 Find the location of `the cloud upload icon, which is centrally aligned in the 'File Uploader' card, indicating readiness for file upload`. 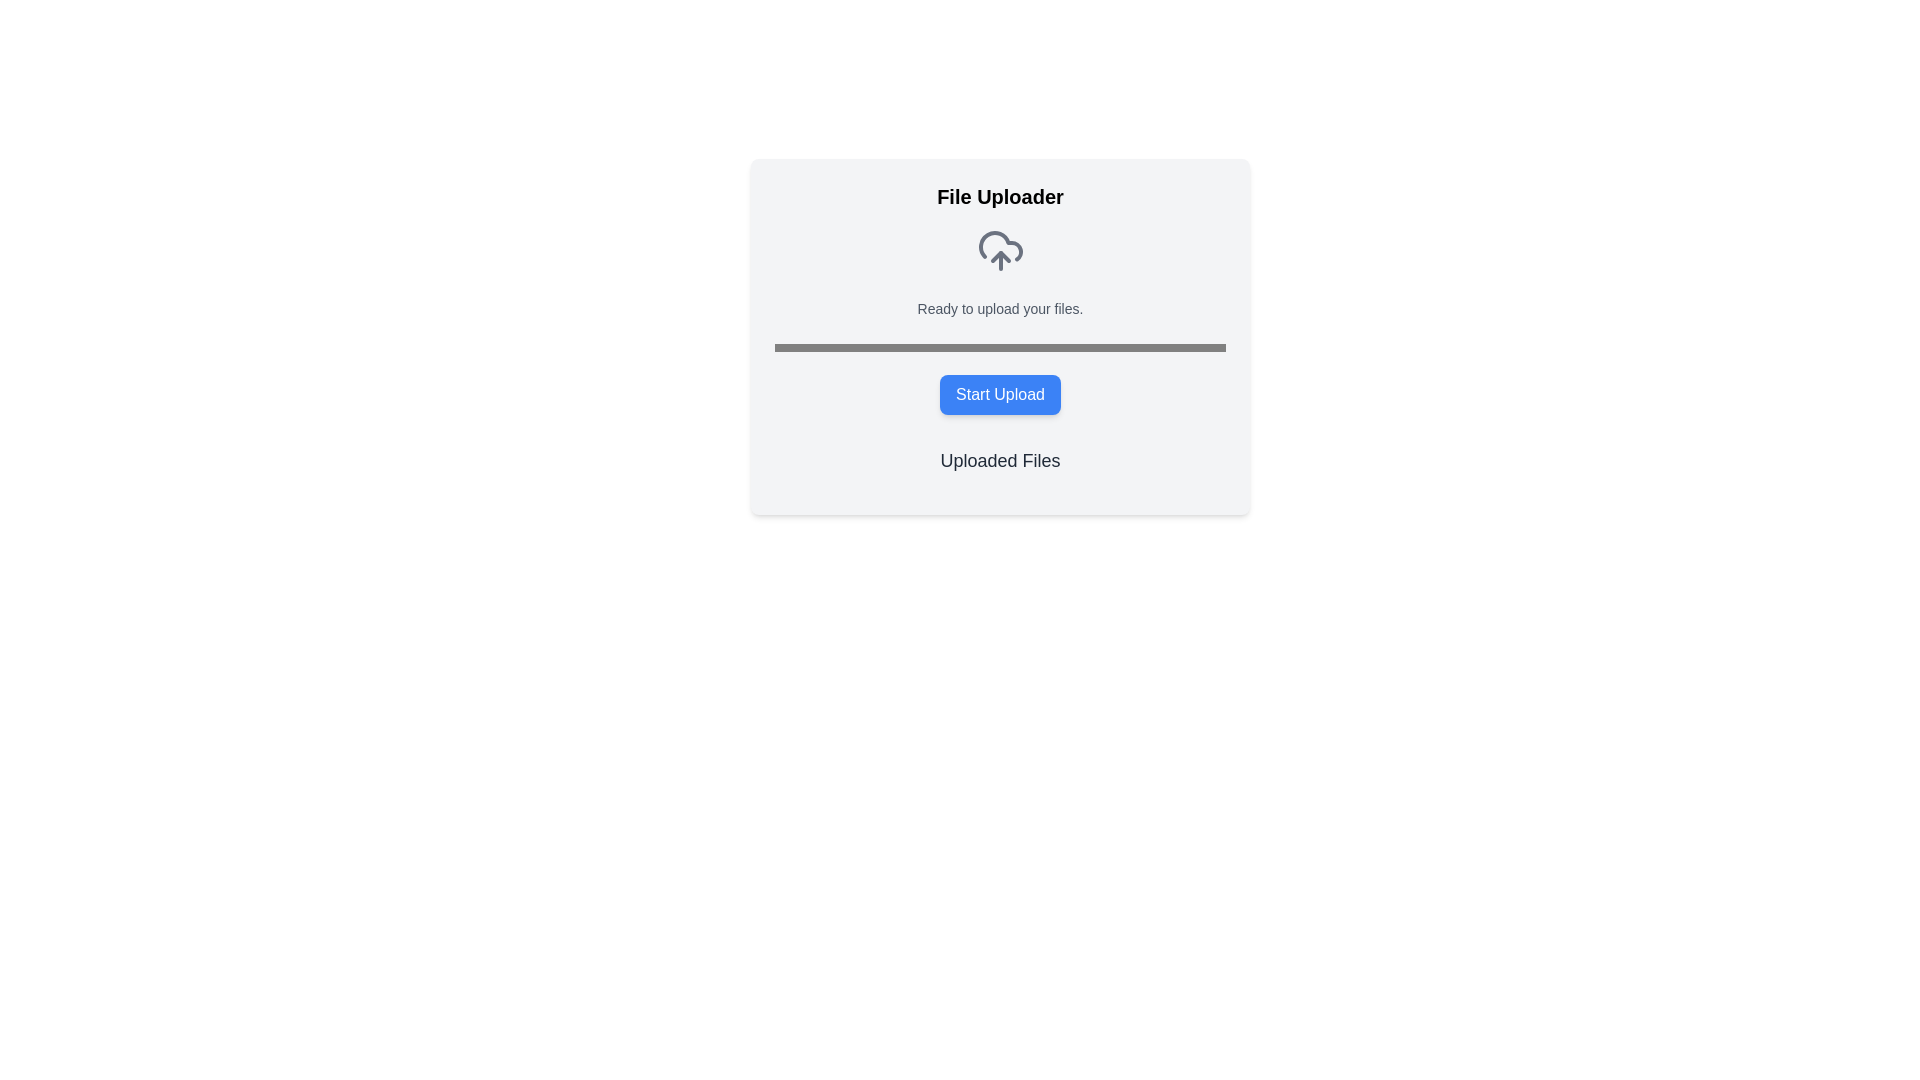

the cloud upload icon, which is centrally aligned in the 'File Uploader' card, indicating readiness for file upload is located at coordinates (1000, 249).